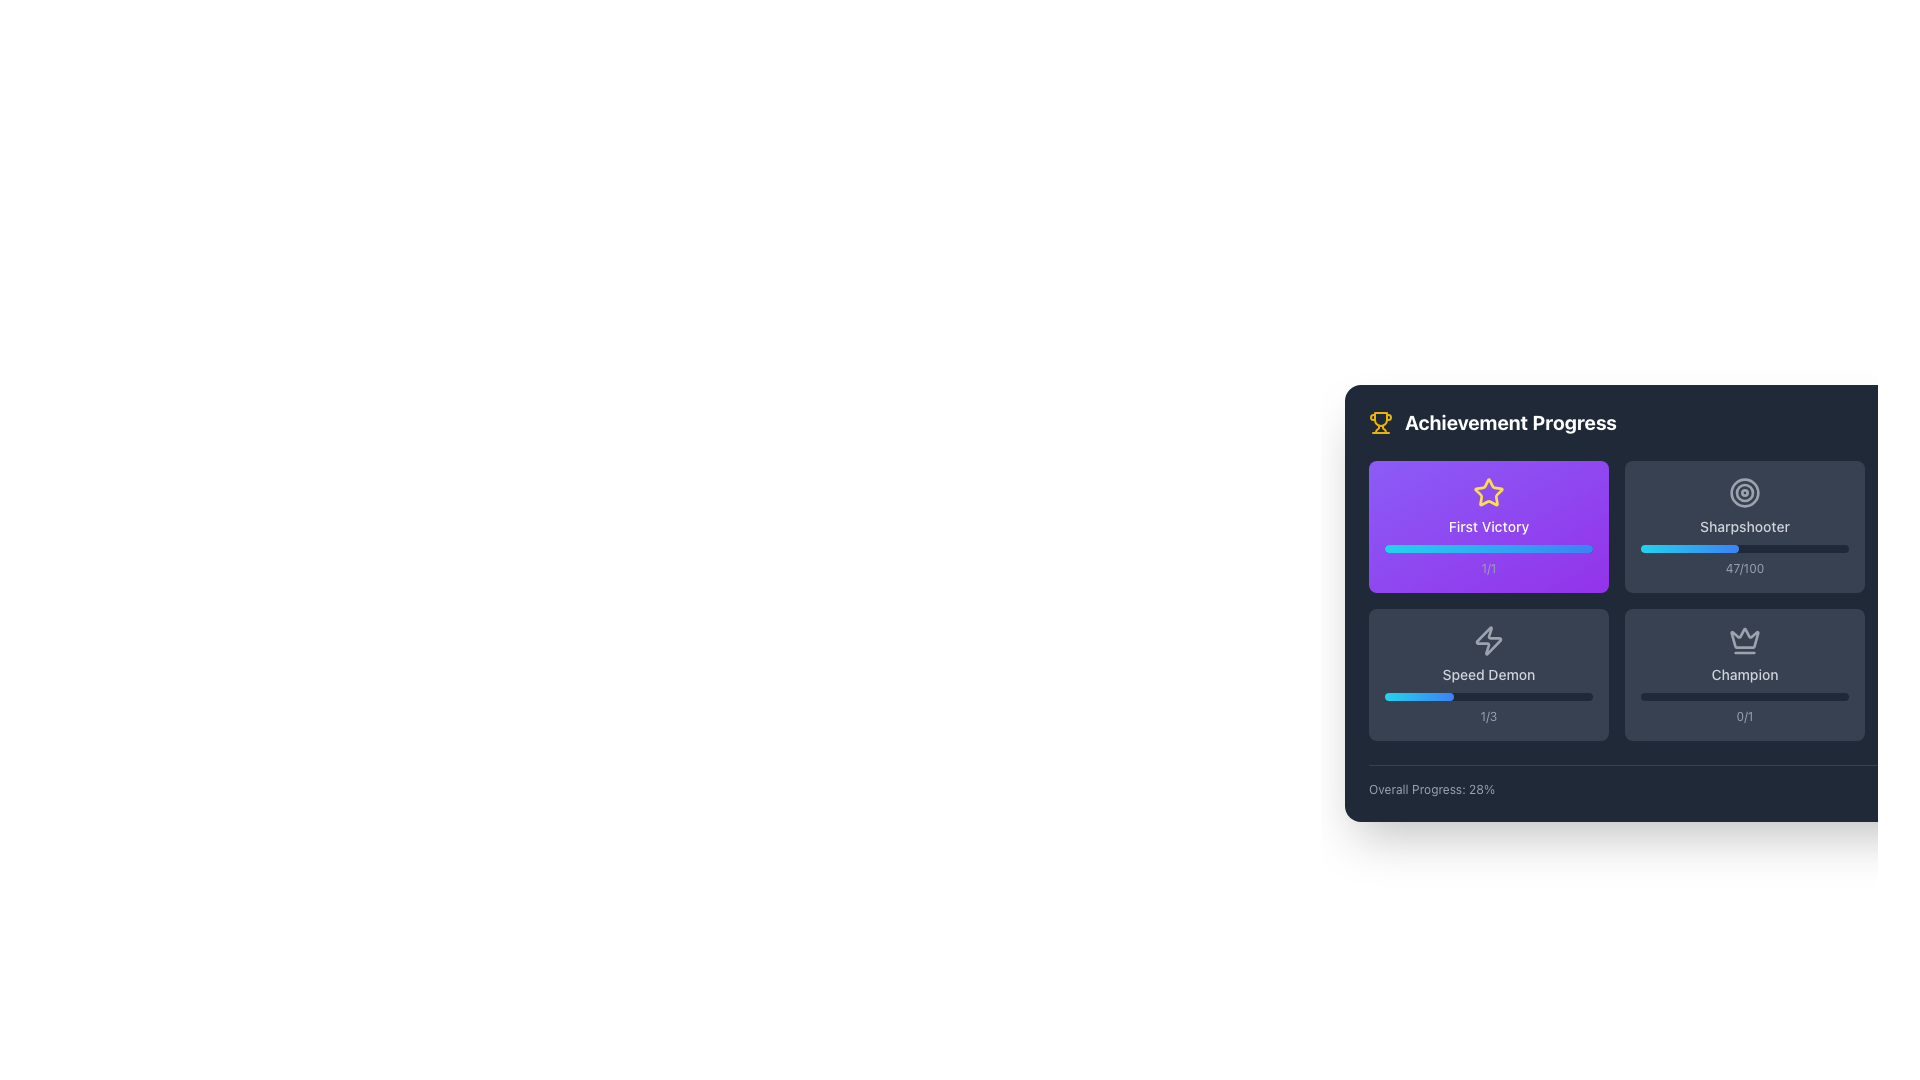  Describe the element at coordinates (1488, 493) in the screenshot. I see `the star-shaped icon with a yellow outline located in the upper-left tile of the Achievement Progress grid` at that location.